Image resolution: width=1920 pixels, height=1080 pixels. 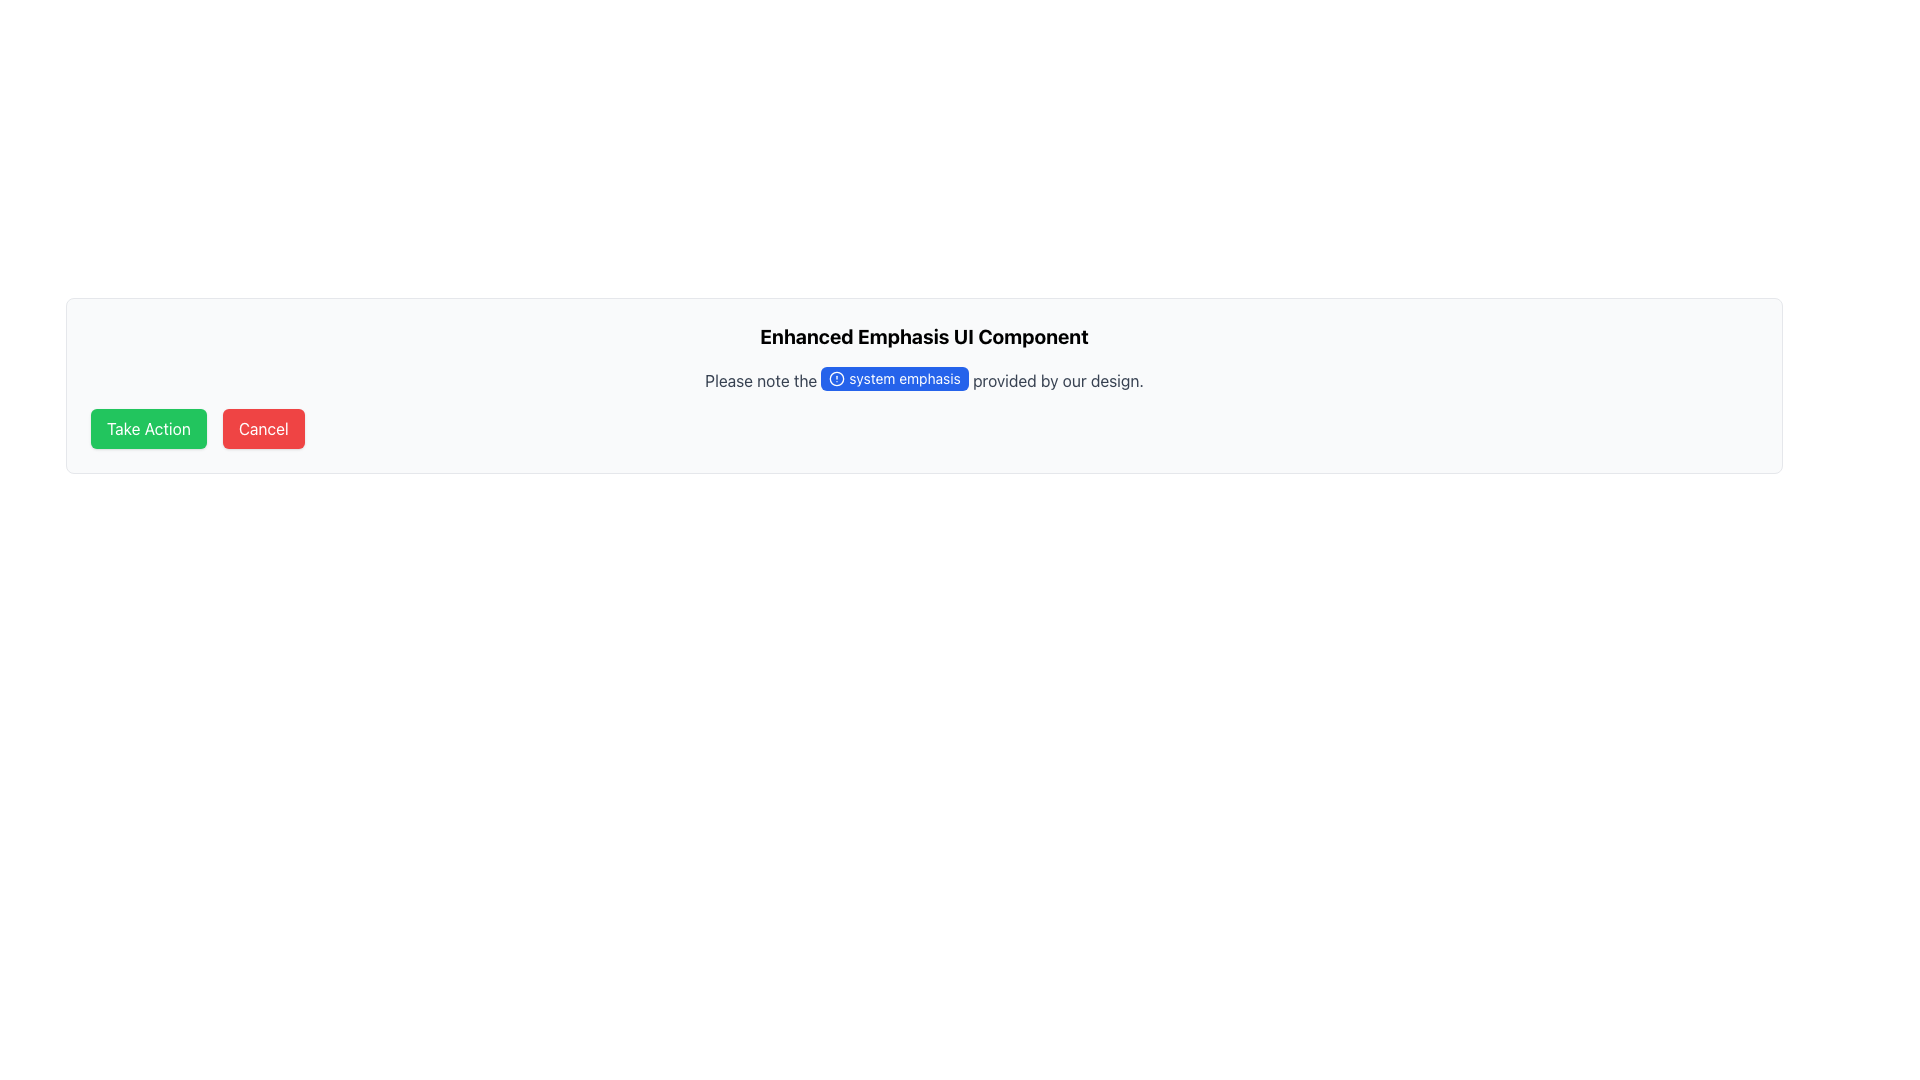 I want to click on the SVG Circle element, which is a circular outline located to the left of the text 'system emphasis' under the heading 'Enhanced Emphasis UI Component.', so click(x=837, y=378).